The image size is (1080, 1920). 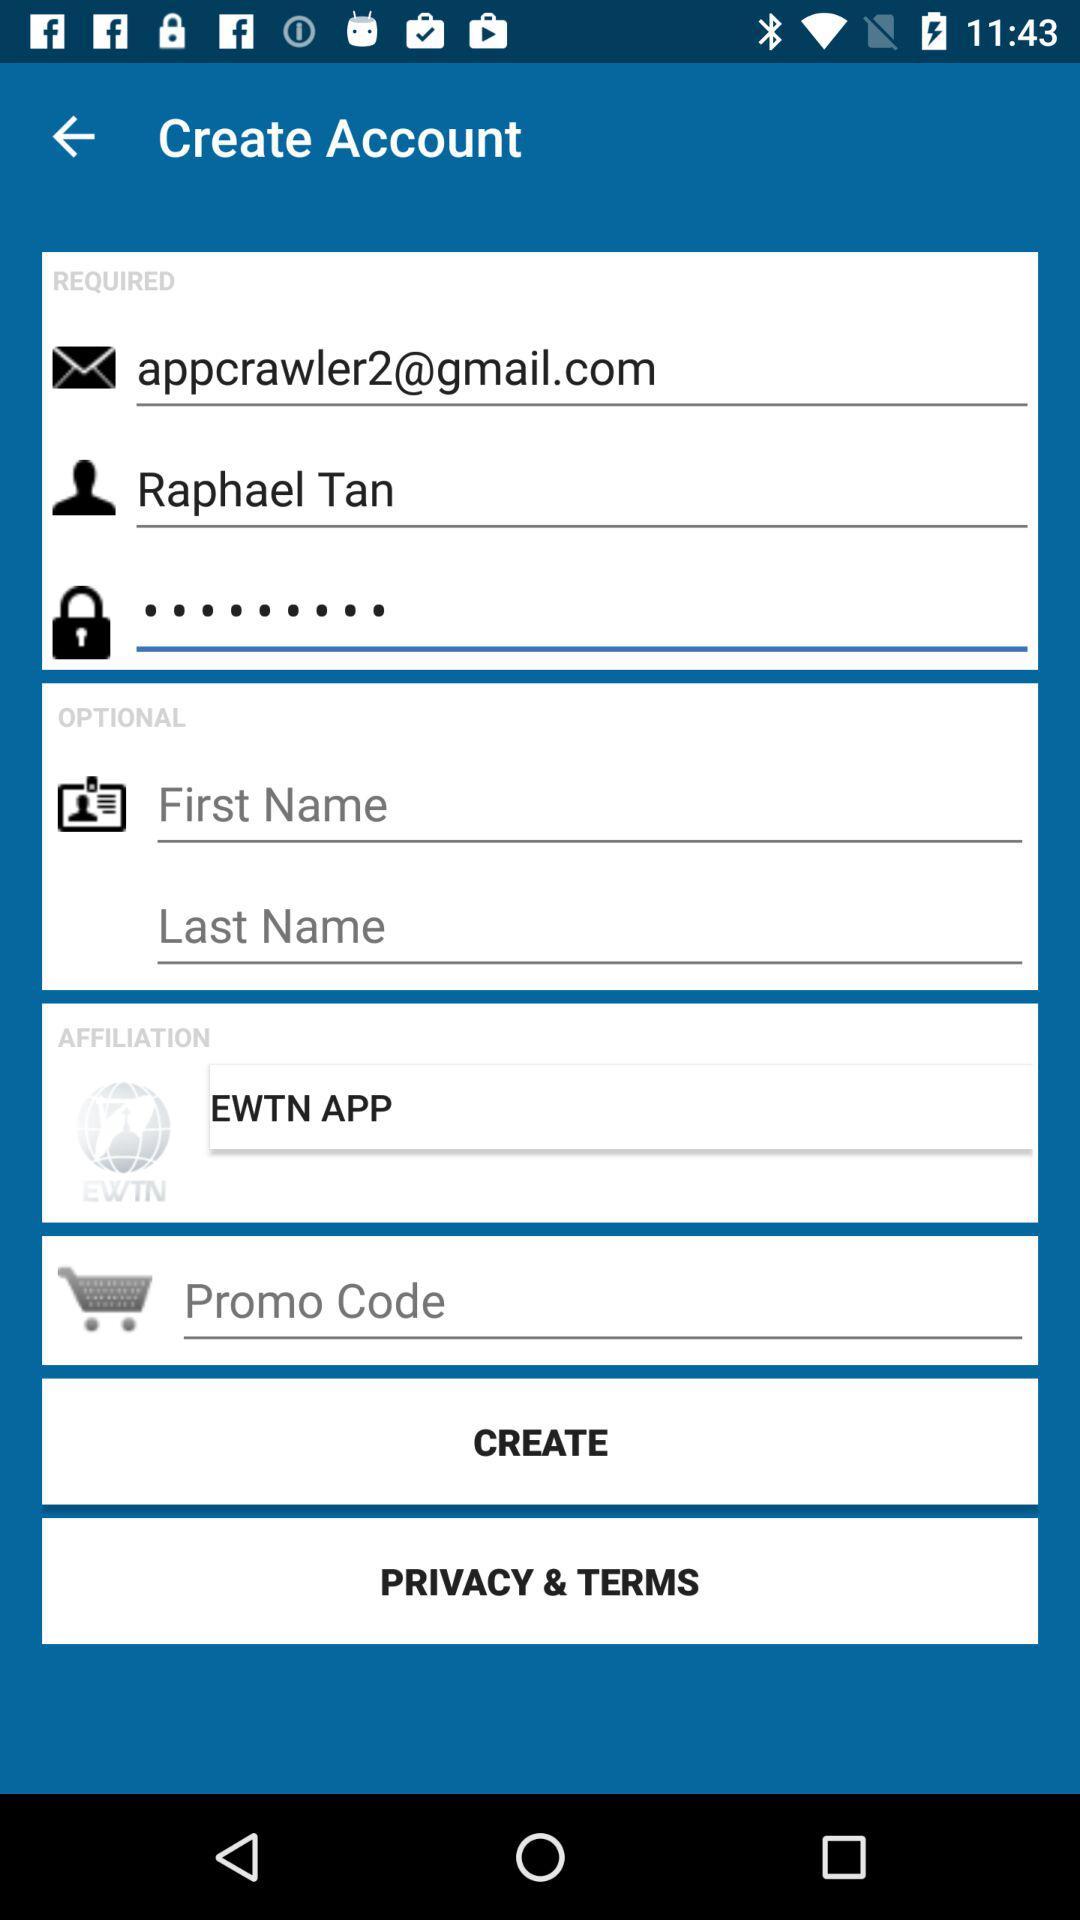 I want to click on input a promo code, so click(x=601, y=1300).